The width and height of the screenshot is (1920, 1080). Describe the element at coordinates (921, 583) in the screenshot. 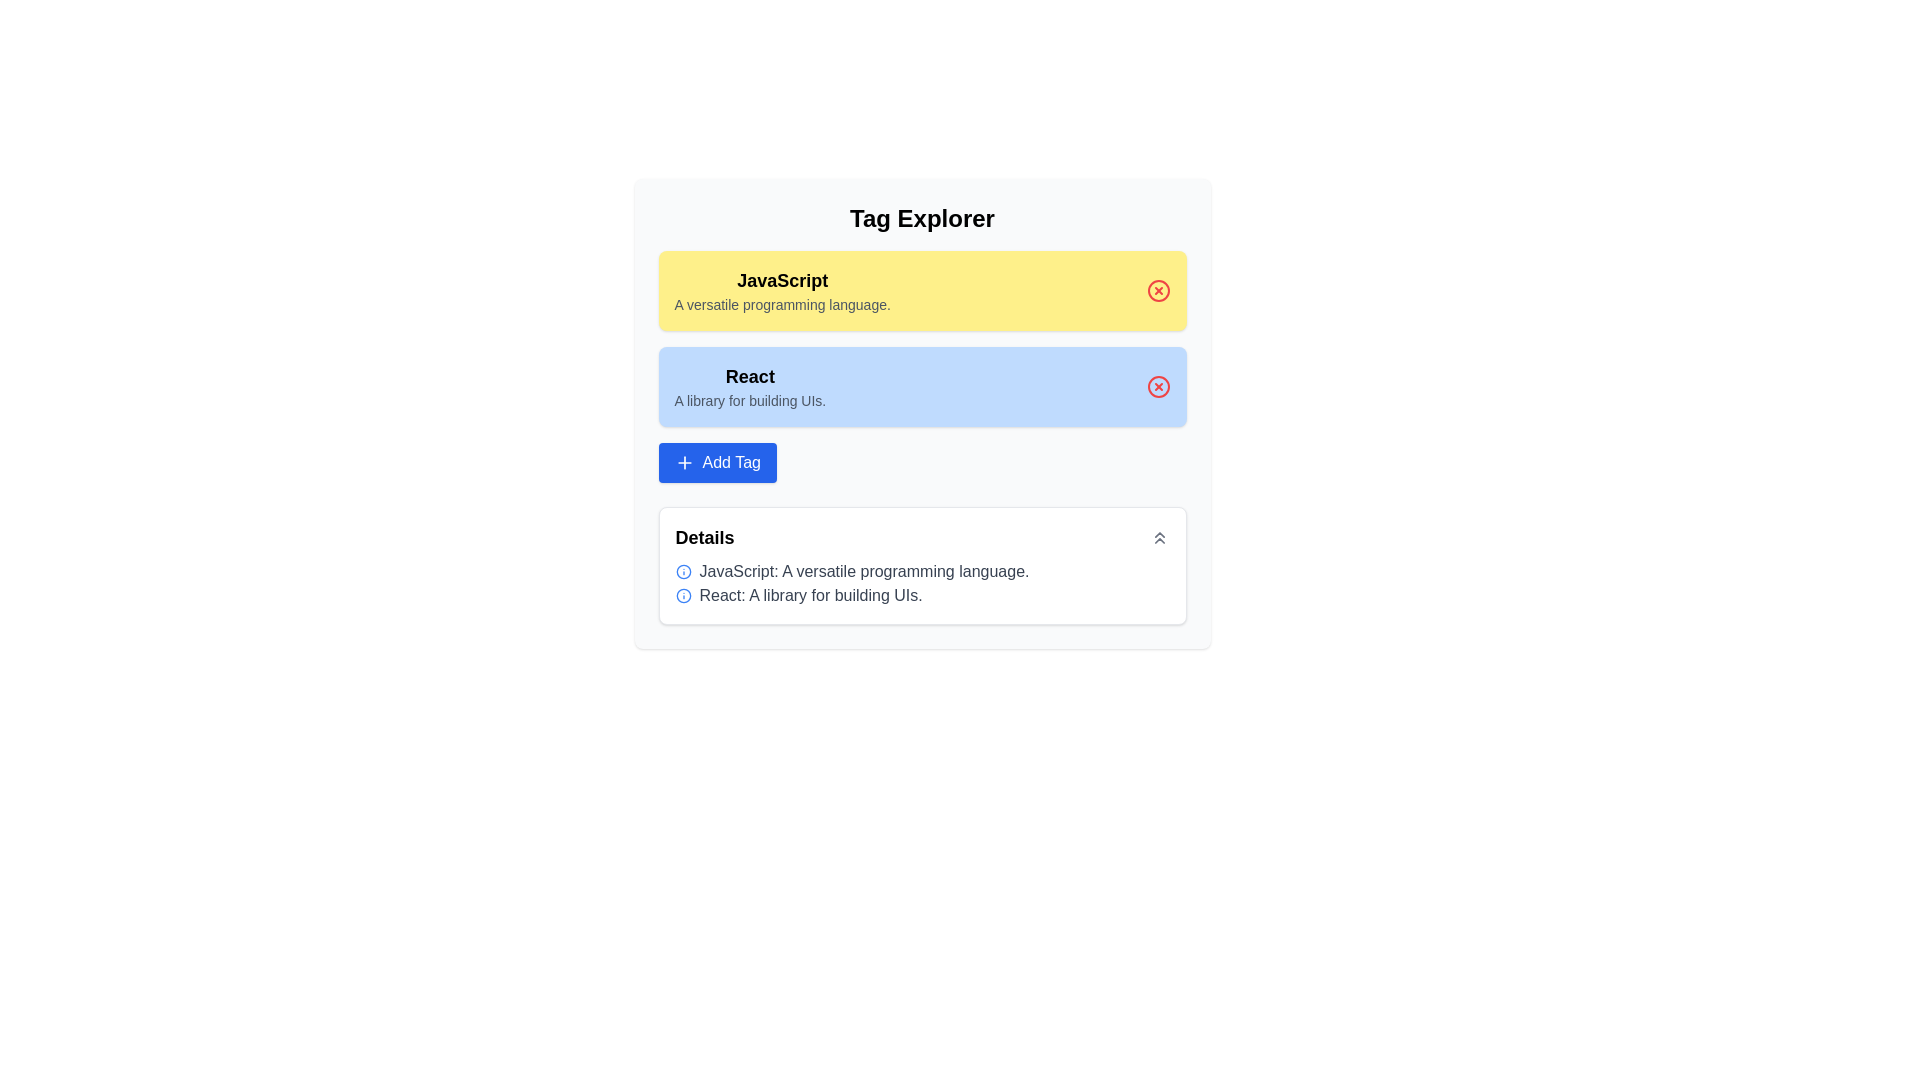

I see `the text of the bullet point list item in the 'Details' box` at that location.